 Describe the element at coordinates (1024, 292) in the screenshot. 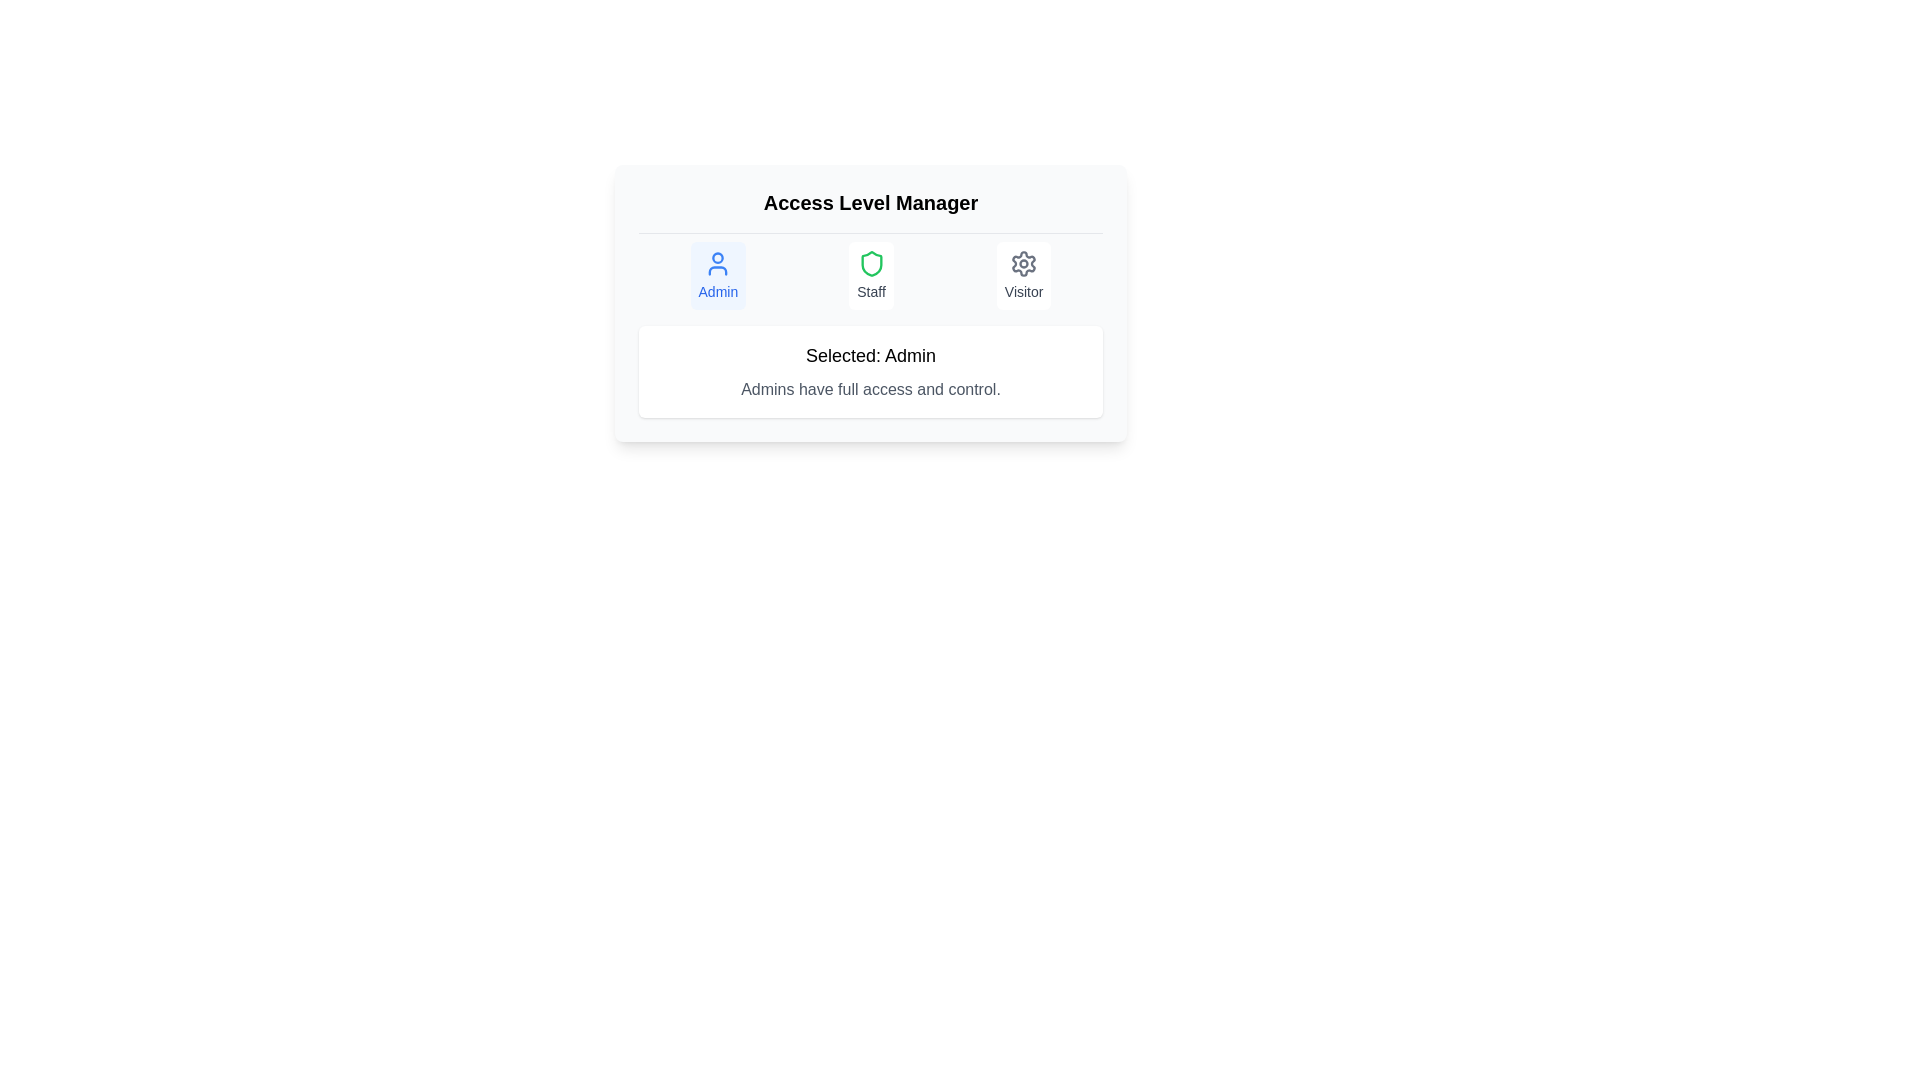

I see `the text label that describes the selectable option represented by the cogwheel icon above it, which is part of the 'Access Level Manager' interface and is positioned below the cogwheel icon` at that location.